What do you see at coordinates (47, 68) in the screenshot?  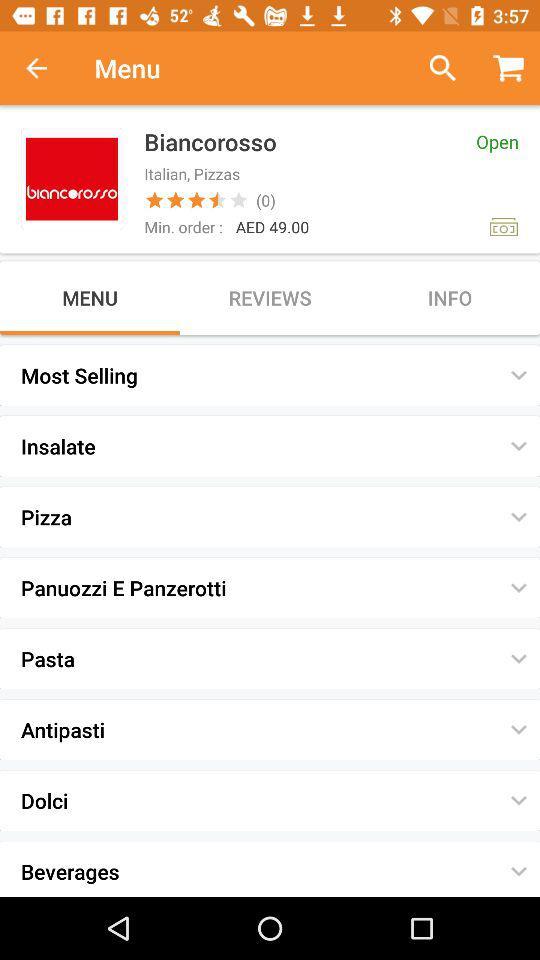 I see `go back` at bounding box center [47, 68].